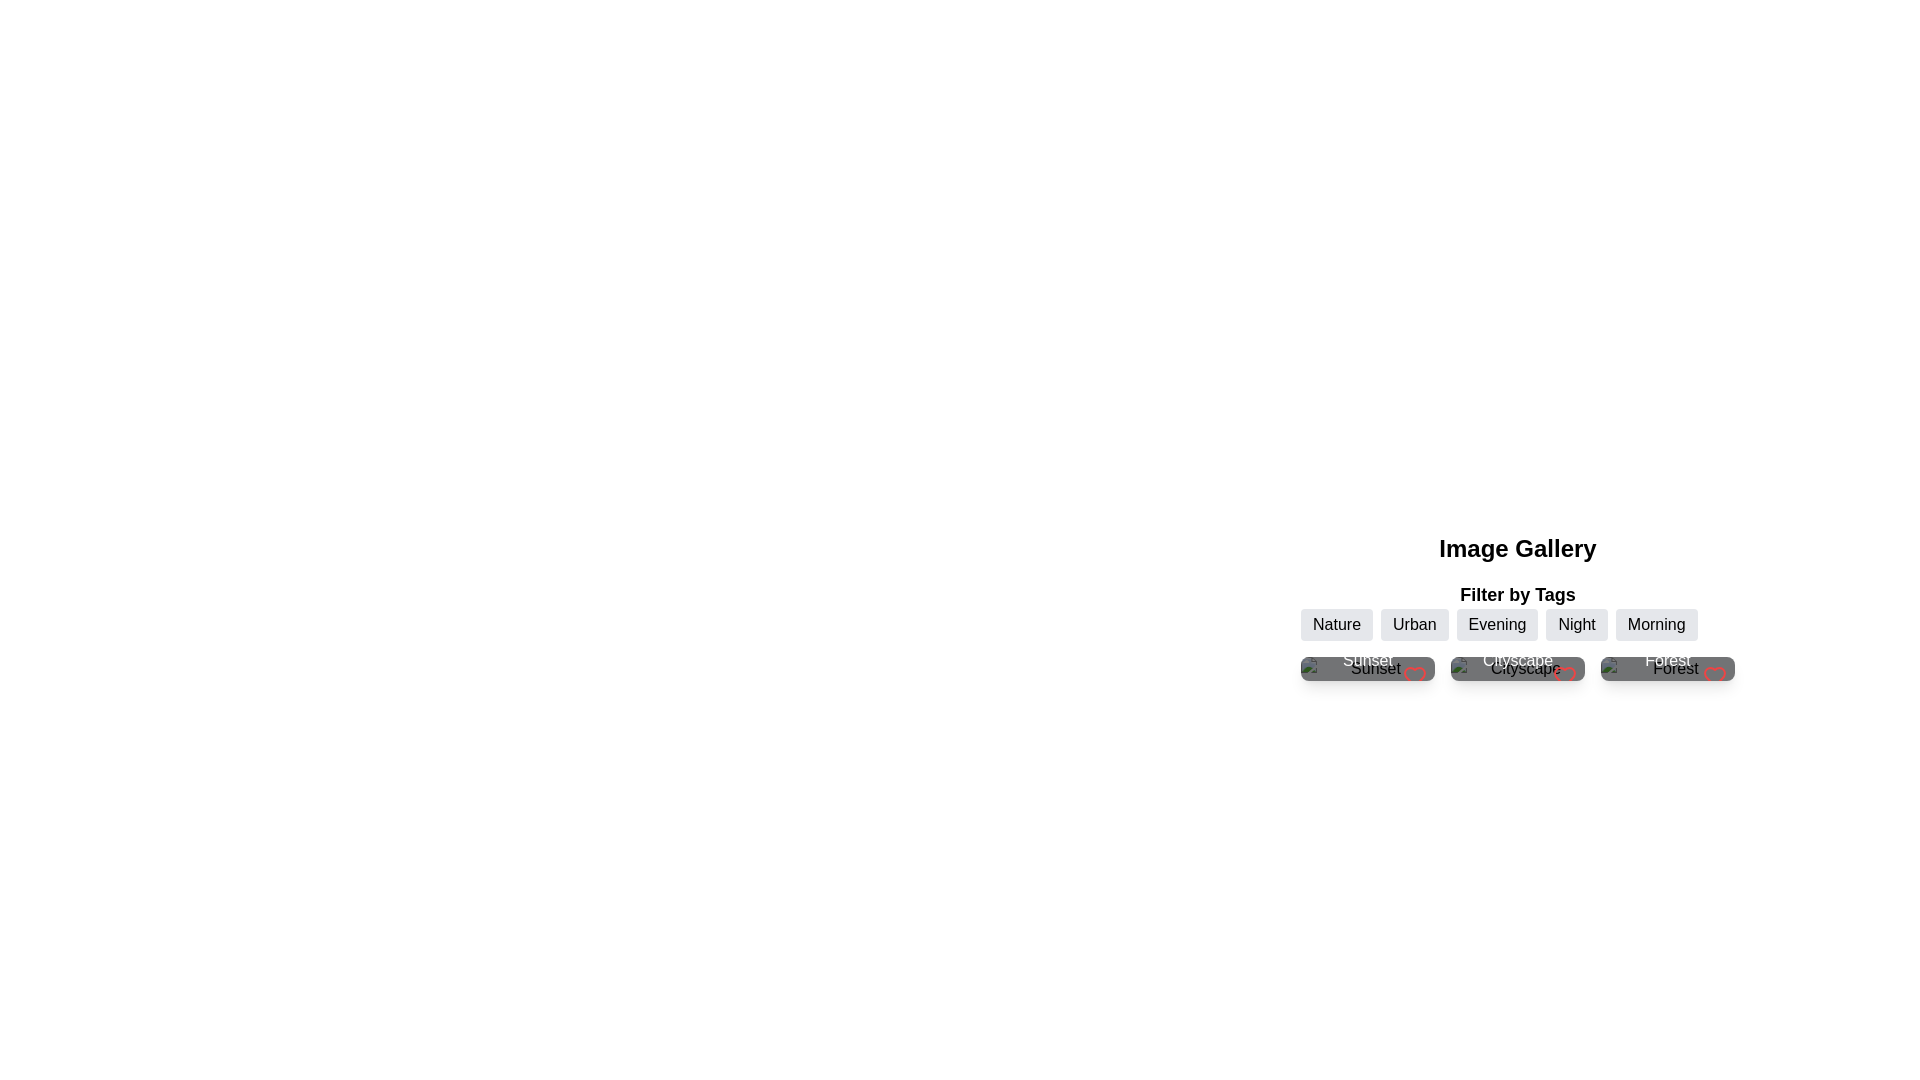 The width and height of the screenshot is (1920, 1080). Describe the element at coordinates (1367, 668) in the screenshot. I see `the 'Sunset' Card, which is the first item in a horizontal grid layout, to interact with content related to it` at that location.